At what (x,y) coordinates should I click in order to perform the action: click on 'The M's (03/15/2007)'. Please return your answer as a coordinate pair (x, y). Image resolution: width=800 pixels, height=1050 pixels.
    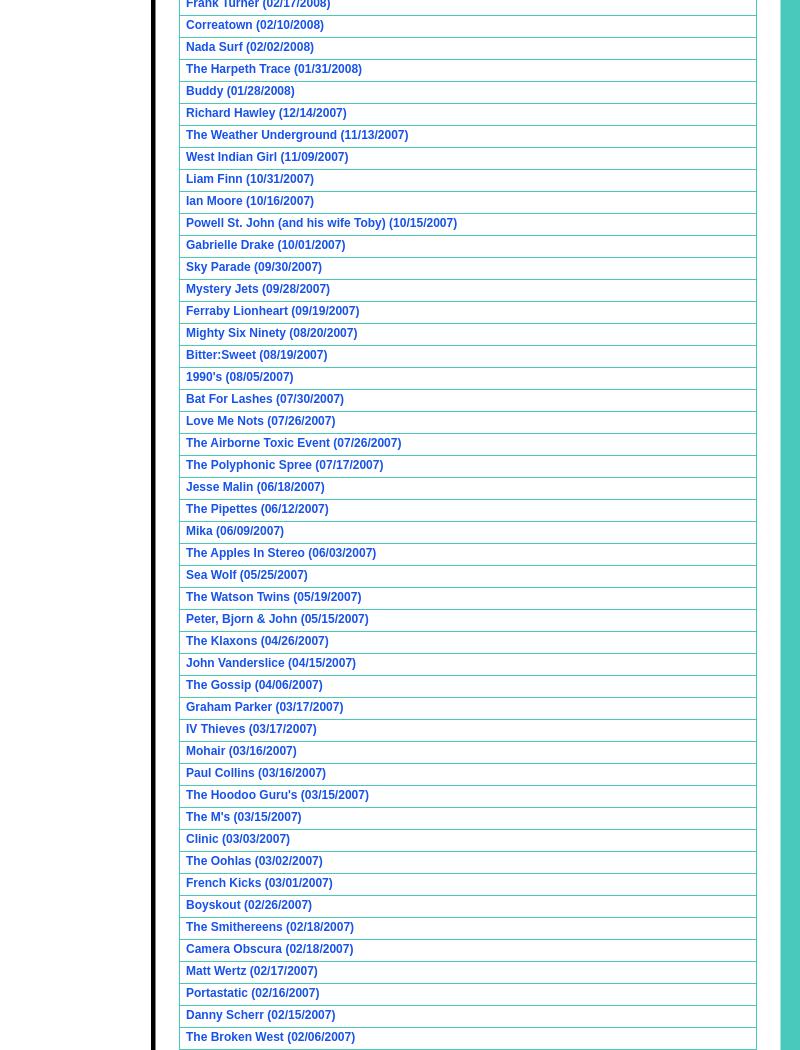
    Looking at the image, I should click on (242, 816).